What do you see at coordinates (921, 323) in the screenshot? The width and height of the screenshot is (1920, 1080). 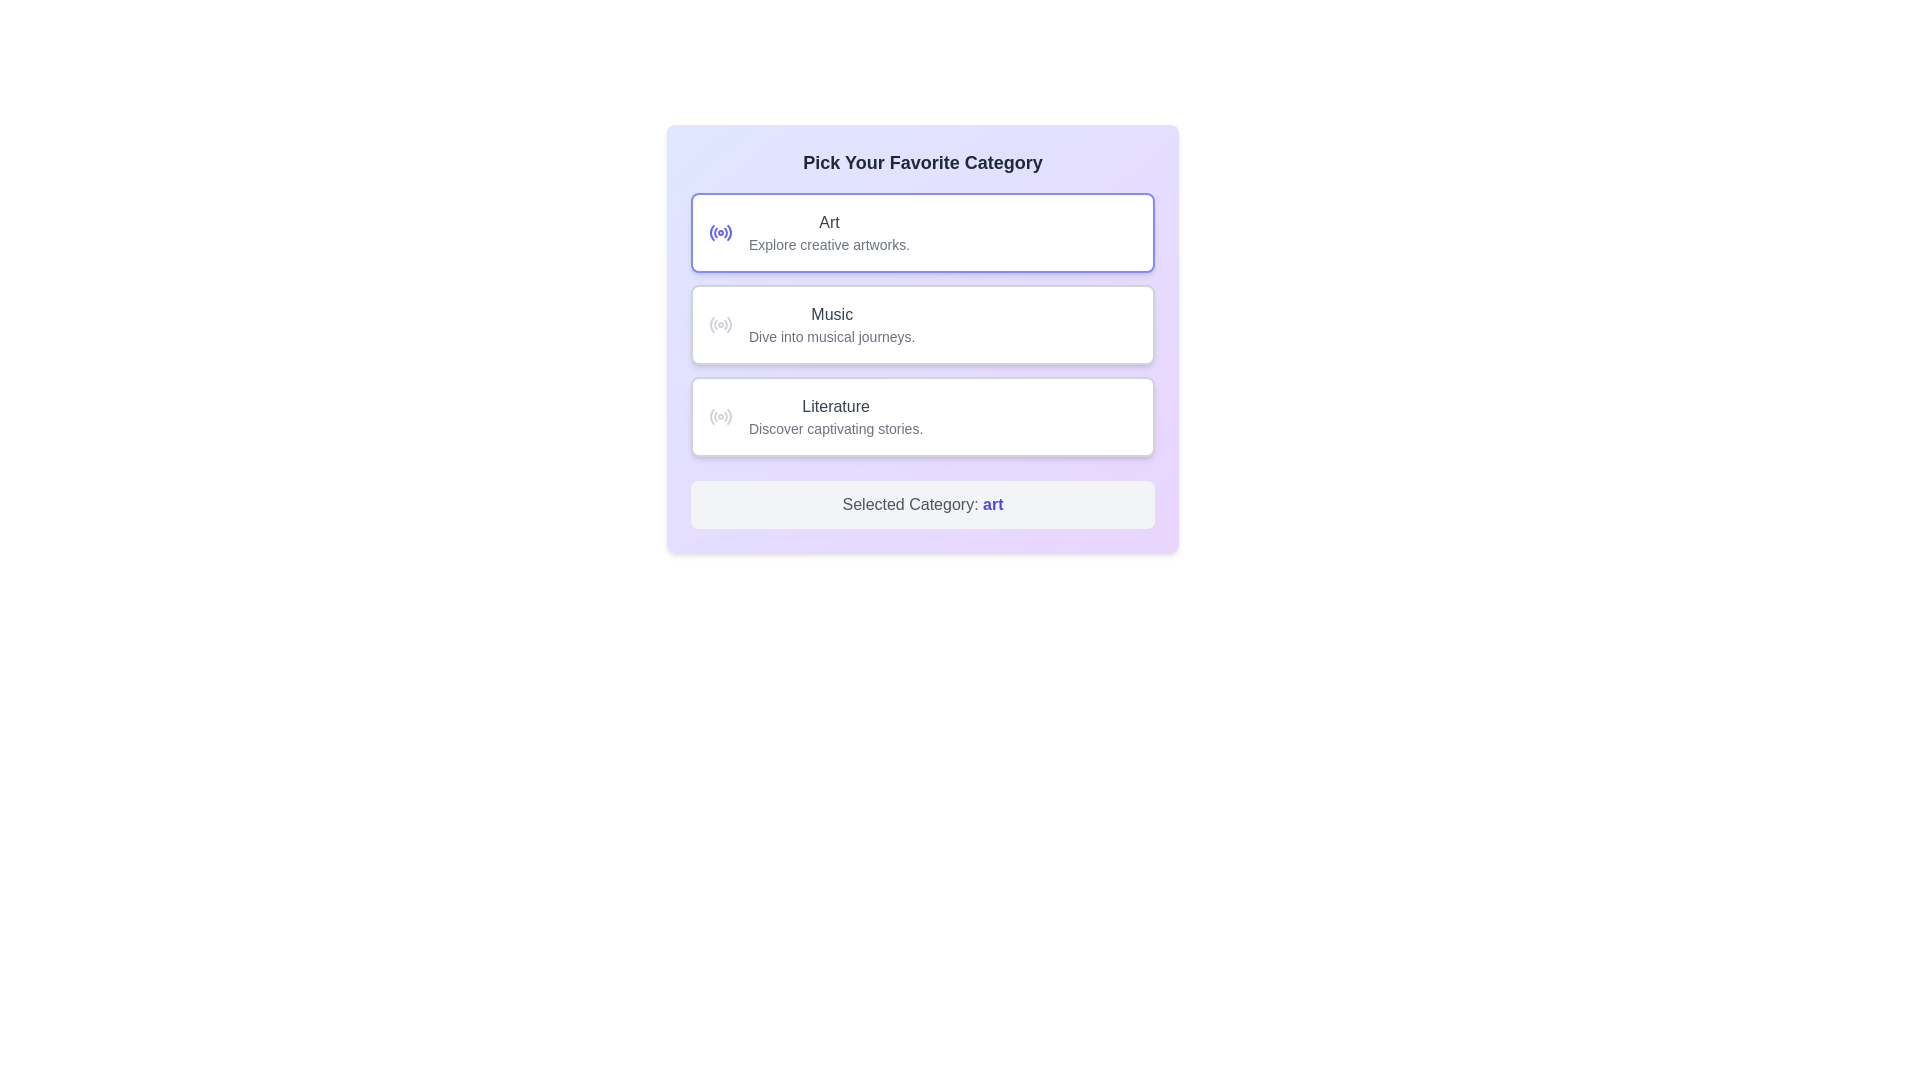 I see `the 'Music' selectable card, which is the second card in the list of three option cards` at bounding box center [921, 323].